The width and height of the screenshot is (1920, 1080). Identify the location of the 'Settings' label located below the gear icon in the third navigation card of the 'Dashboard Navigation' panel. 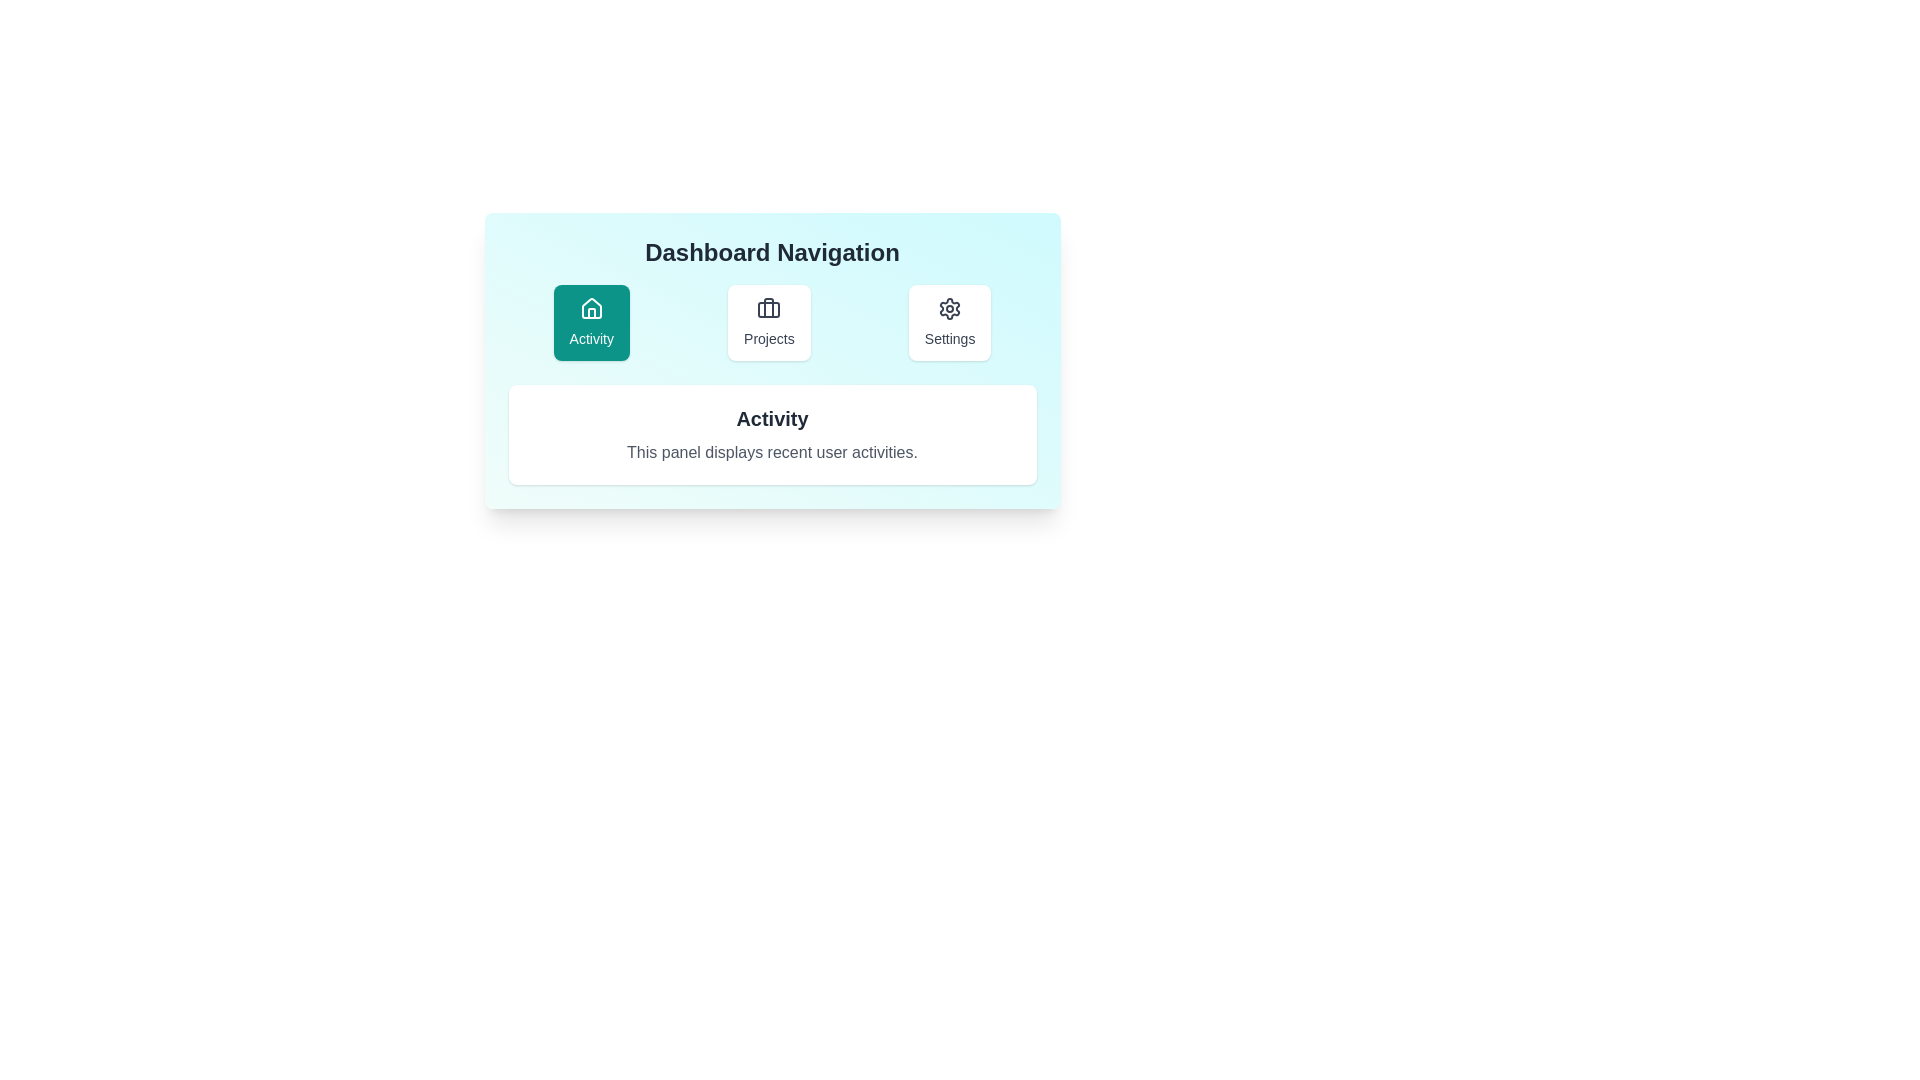
(949, 338).